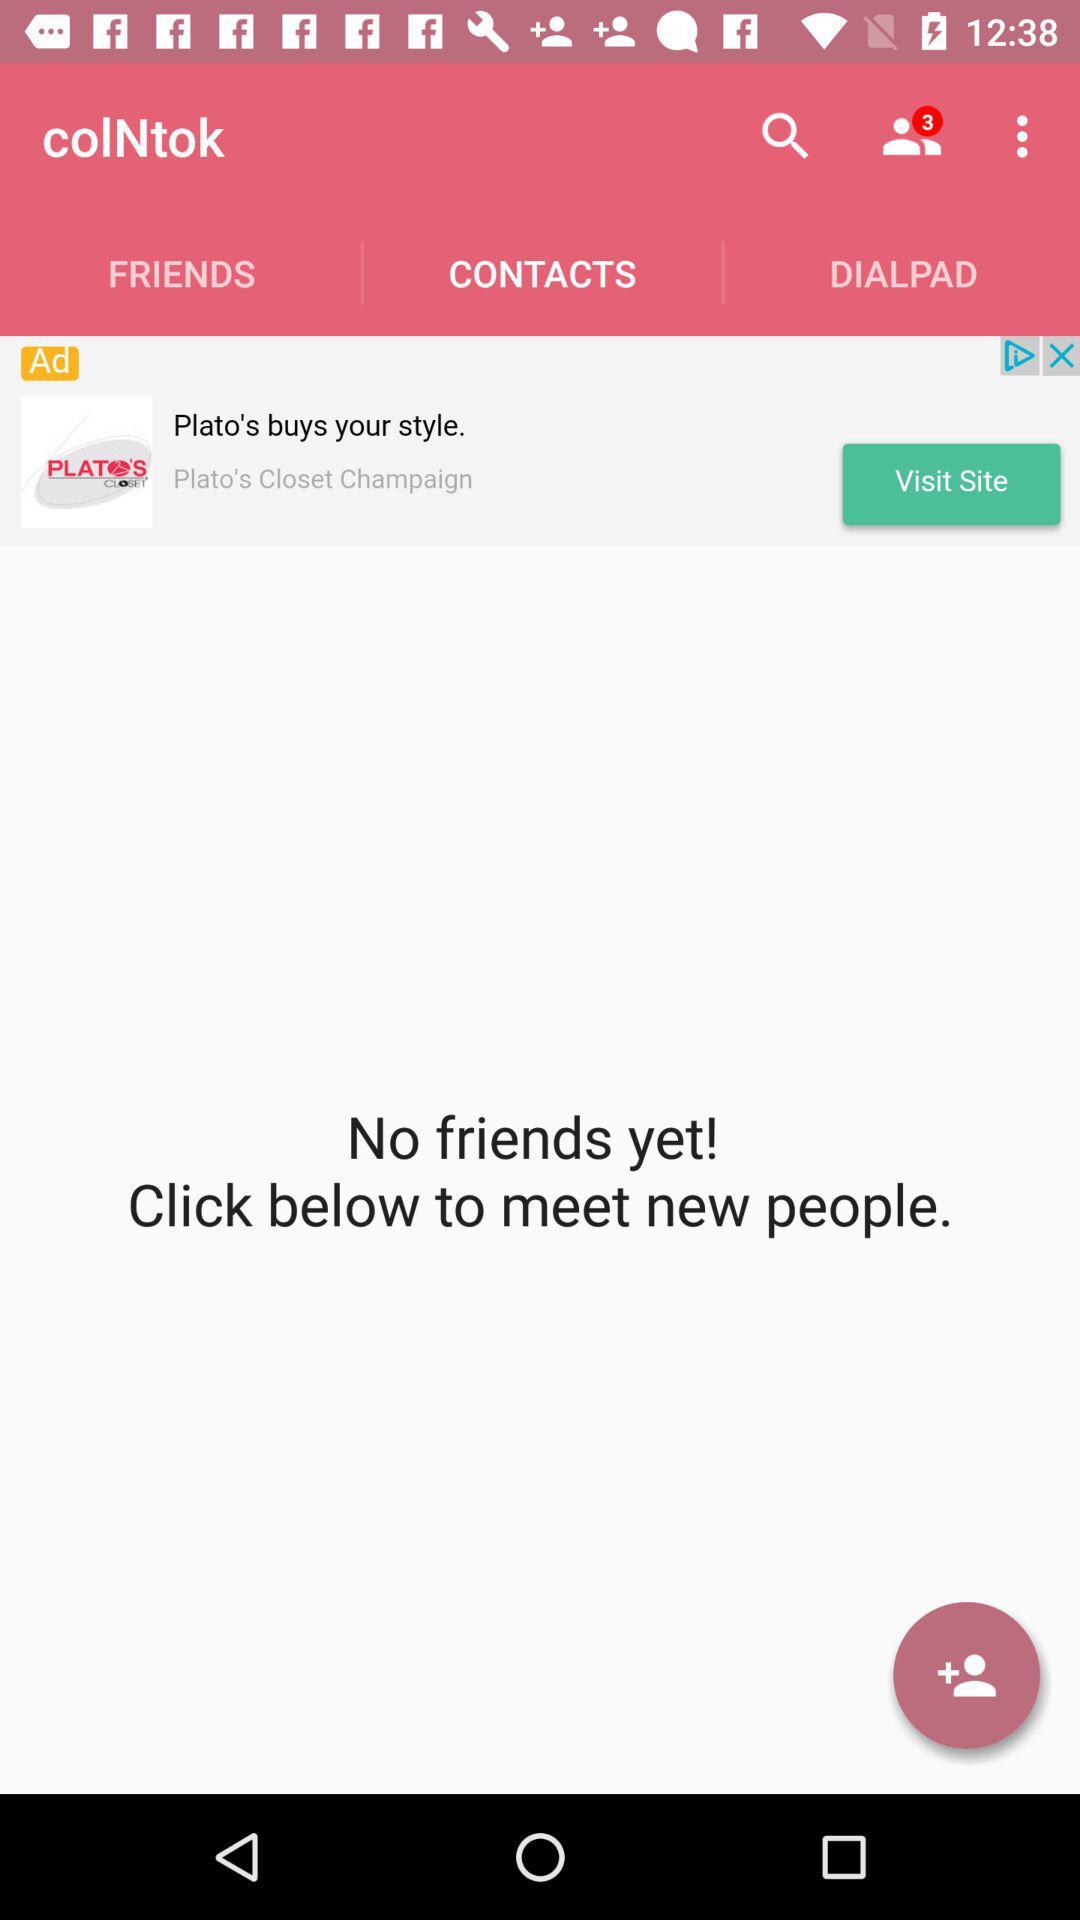 The width and height of the screenshot is (1080, 1920). Describe the element at coordinates (965, 1675) in the screenshot. I see `user` at that location.